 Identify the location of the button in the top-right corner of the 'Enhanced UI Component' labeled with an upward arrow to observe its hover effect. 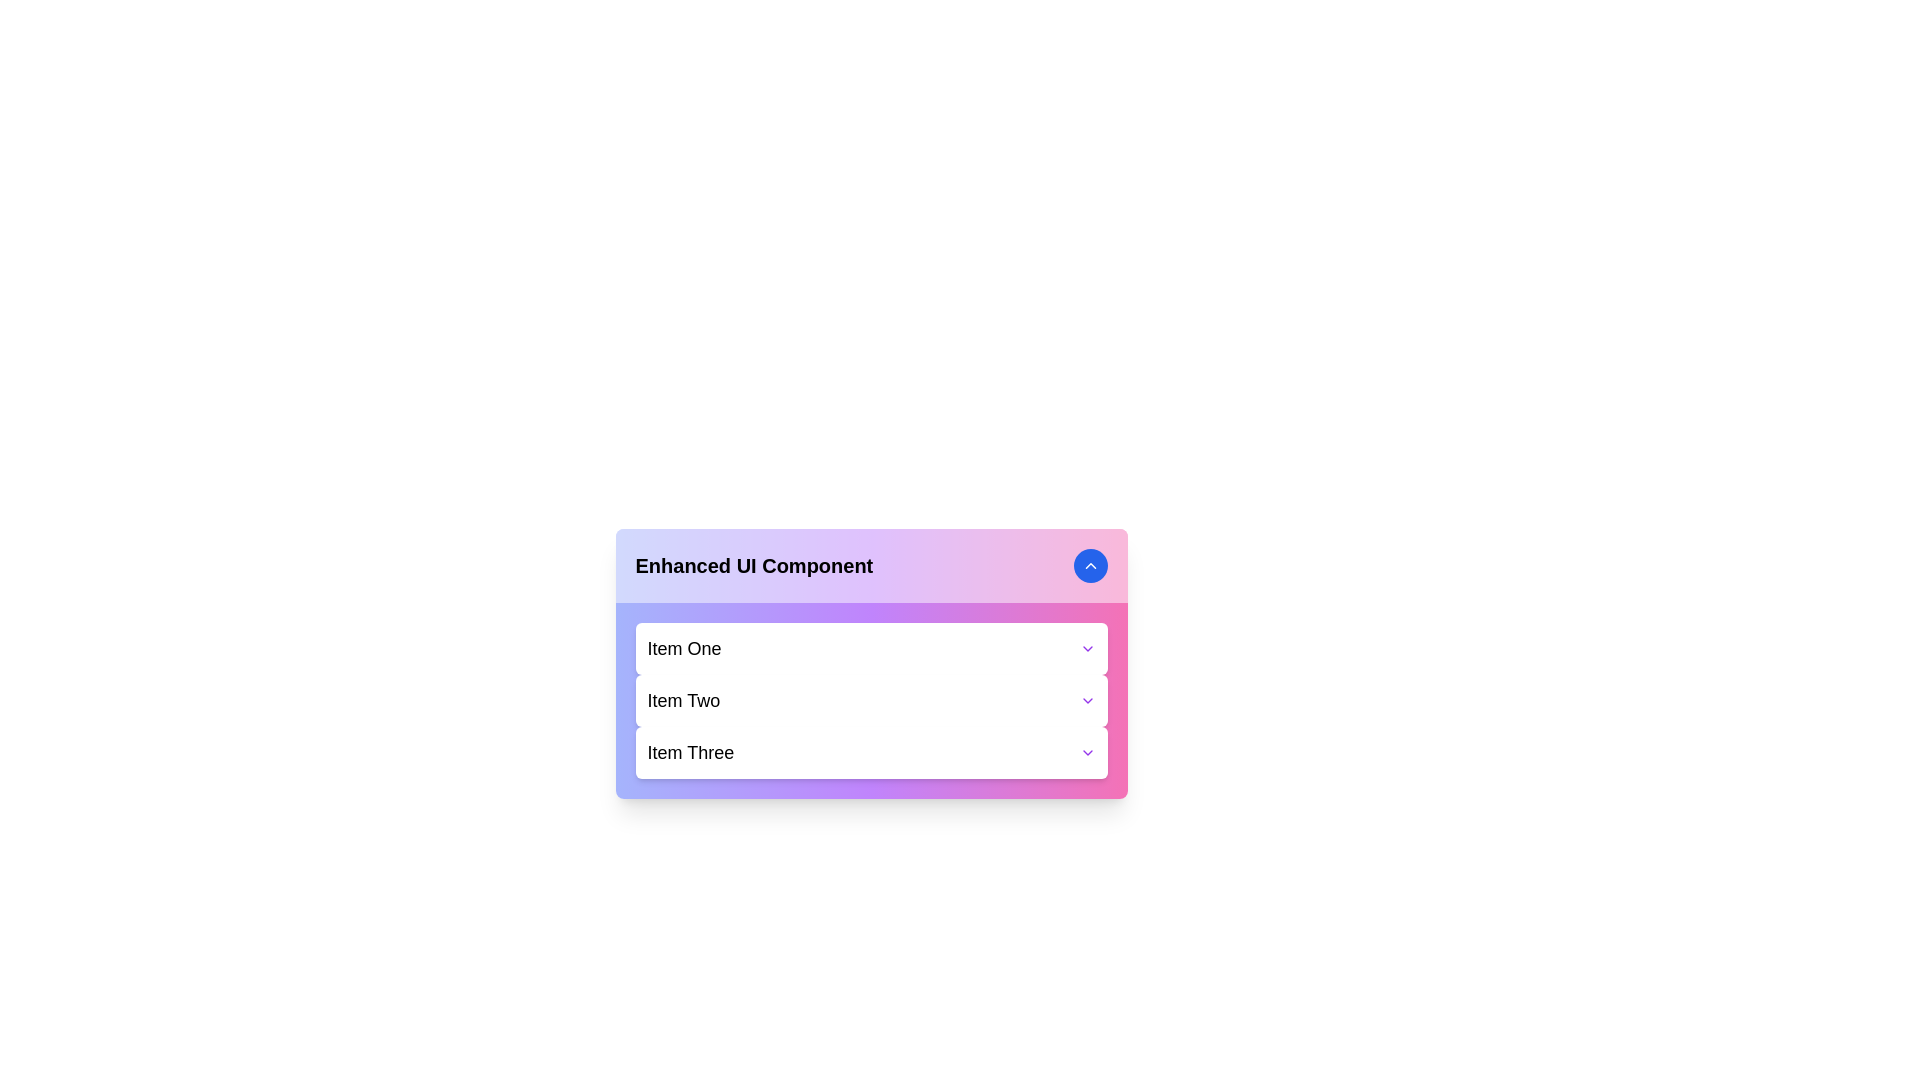
(1089, 566).